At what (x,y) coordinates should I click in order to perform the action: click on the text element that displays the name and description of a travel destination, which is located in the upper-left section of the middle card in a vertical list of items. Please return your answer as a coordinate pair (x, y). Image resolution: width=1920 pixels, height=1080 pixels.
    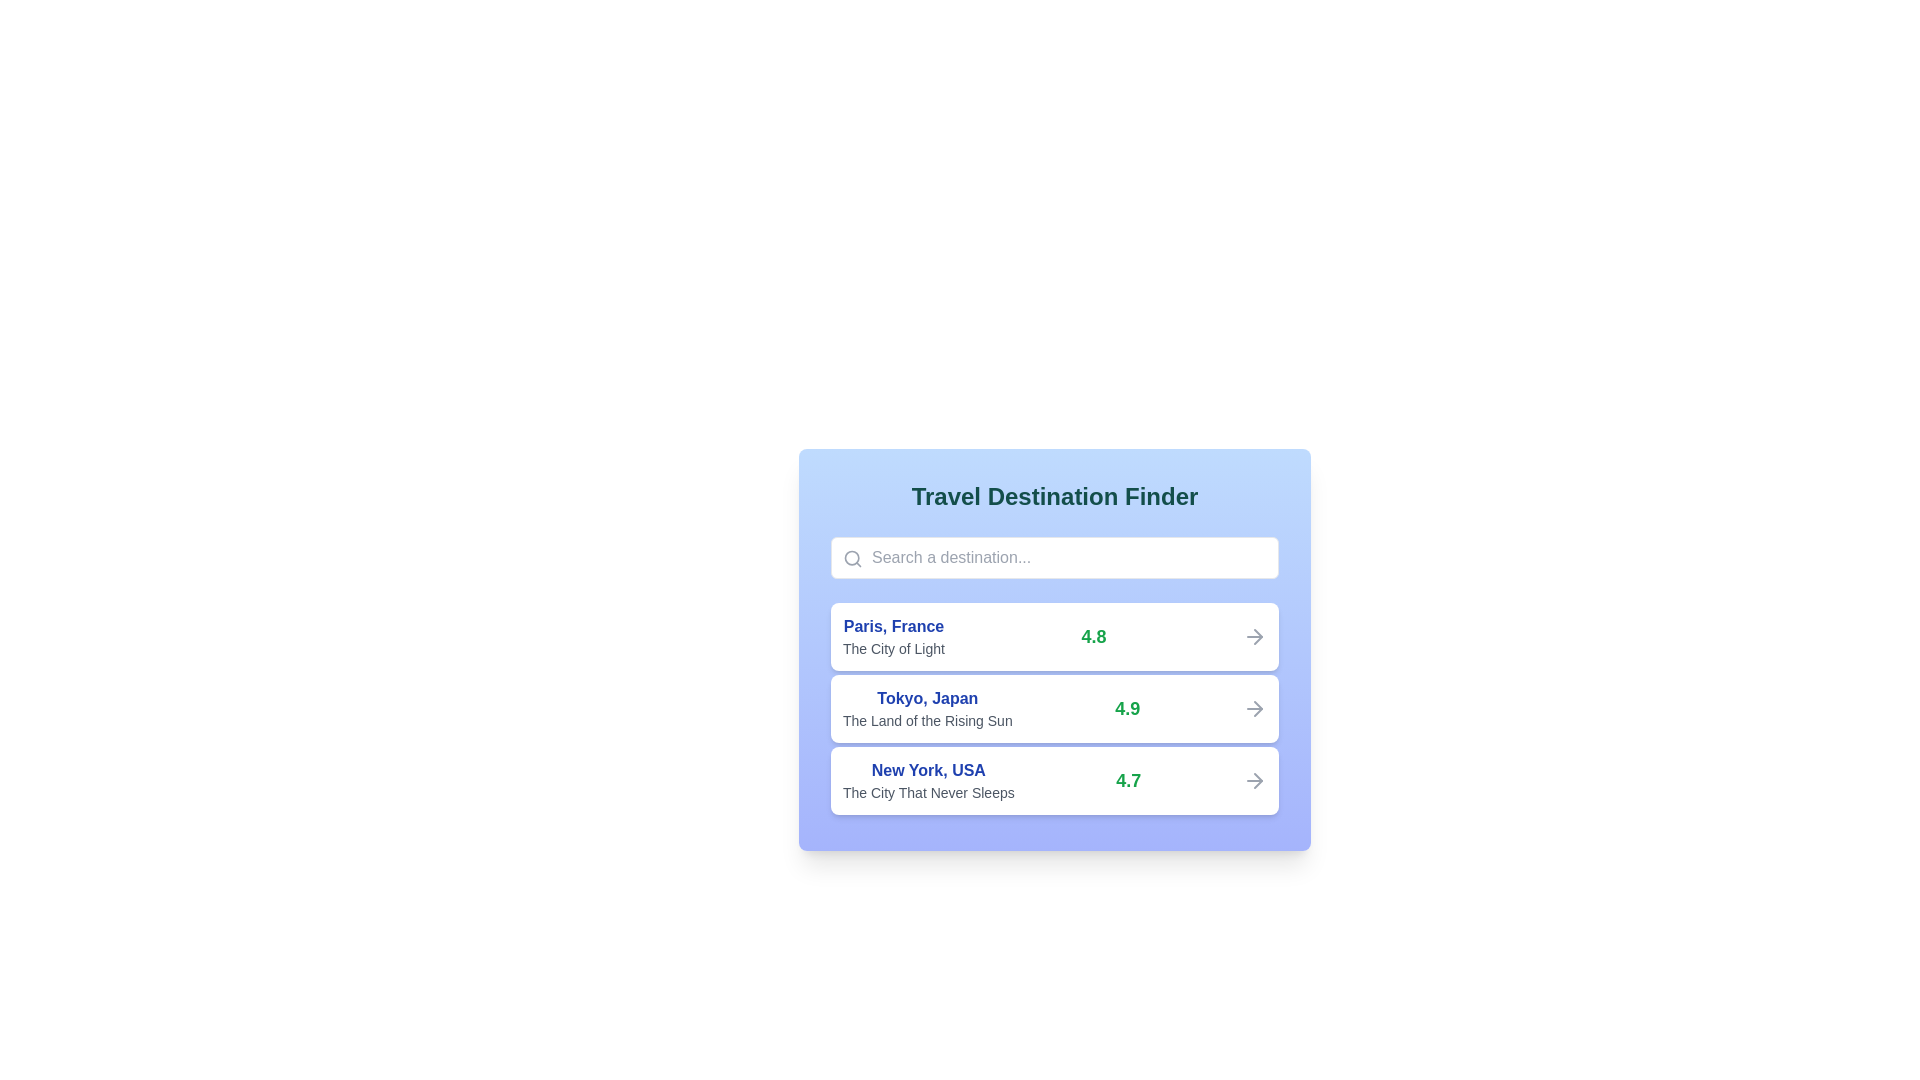
    Looking at the image, I should click on (926, 708).